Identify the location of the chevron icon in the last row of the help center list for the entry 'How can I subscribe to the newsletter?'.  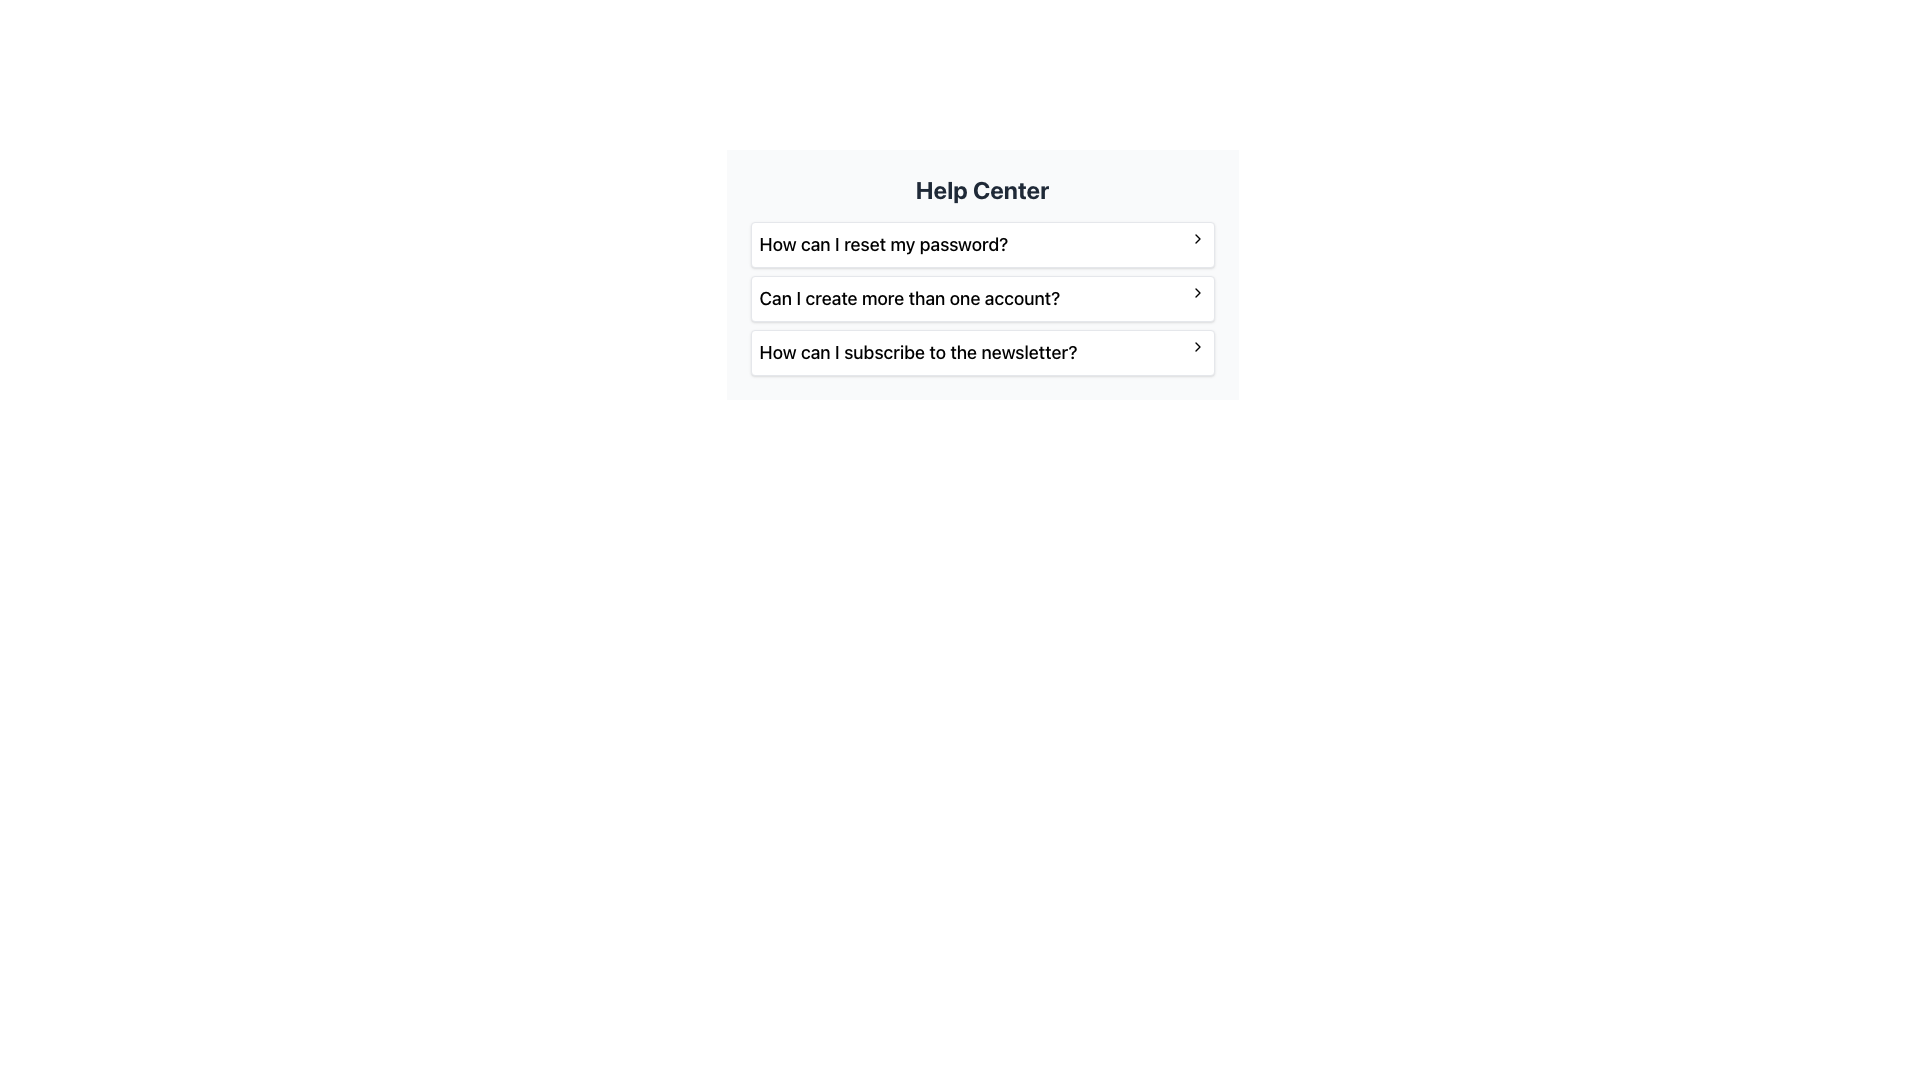
(1197, 346).